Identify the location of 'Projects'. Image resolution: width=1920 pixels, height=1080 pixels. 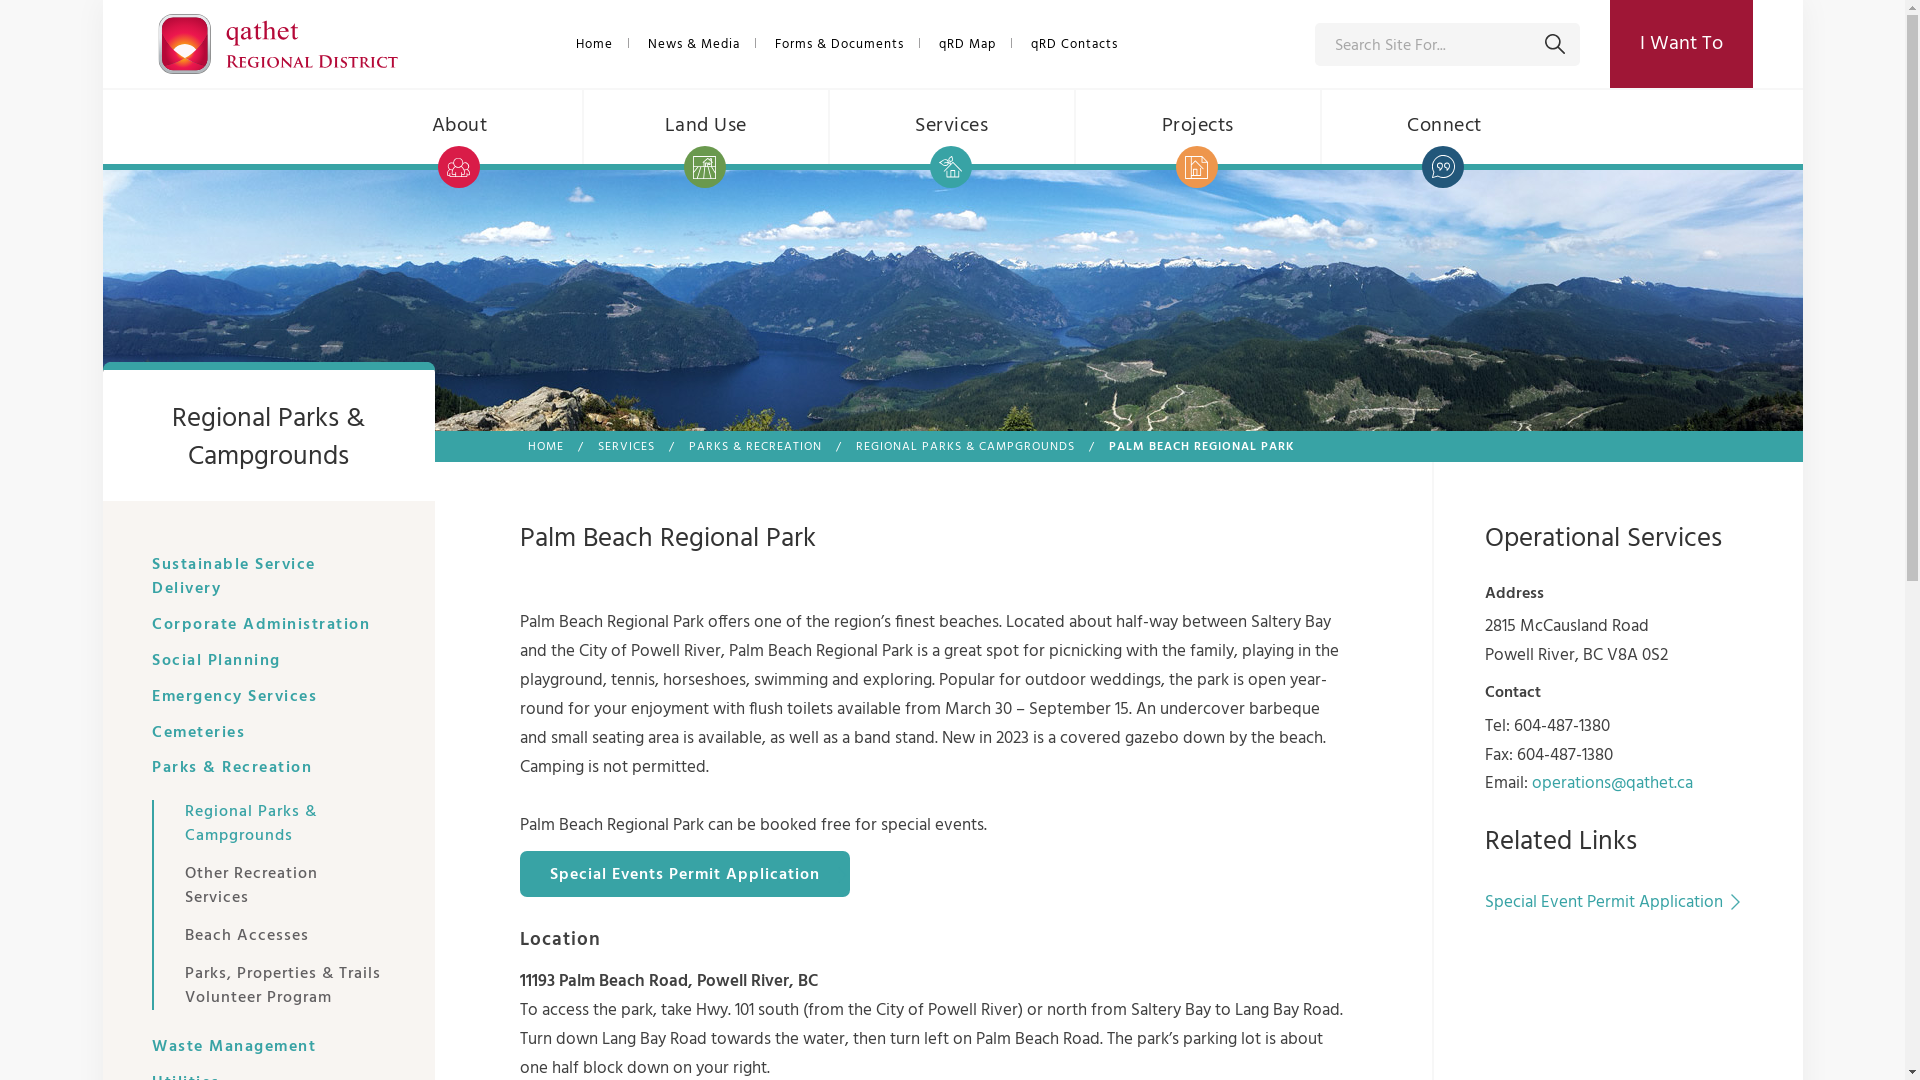
(1199, 127).